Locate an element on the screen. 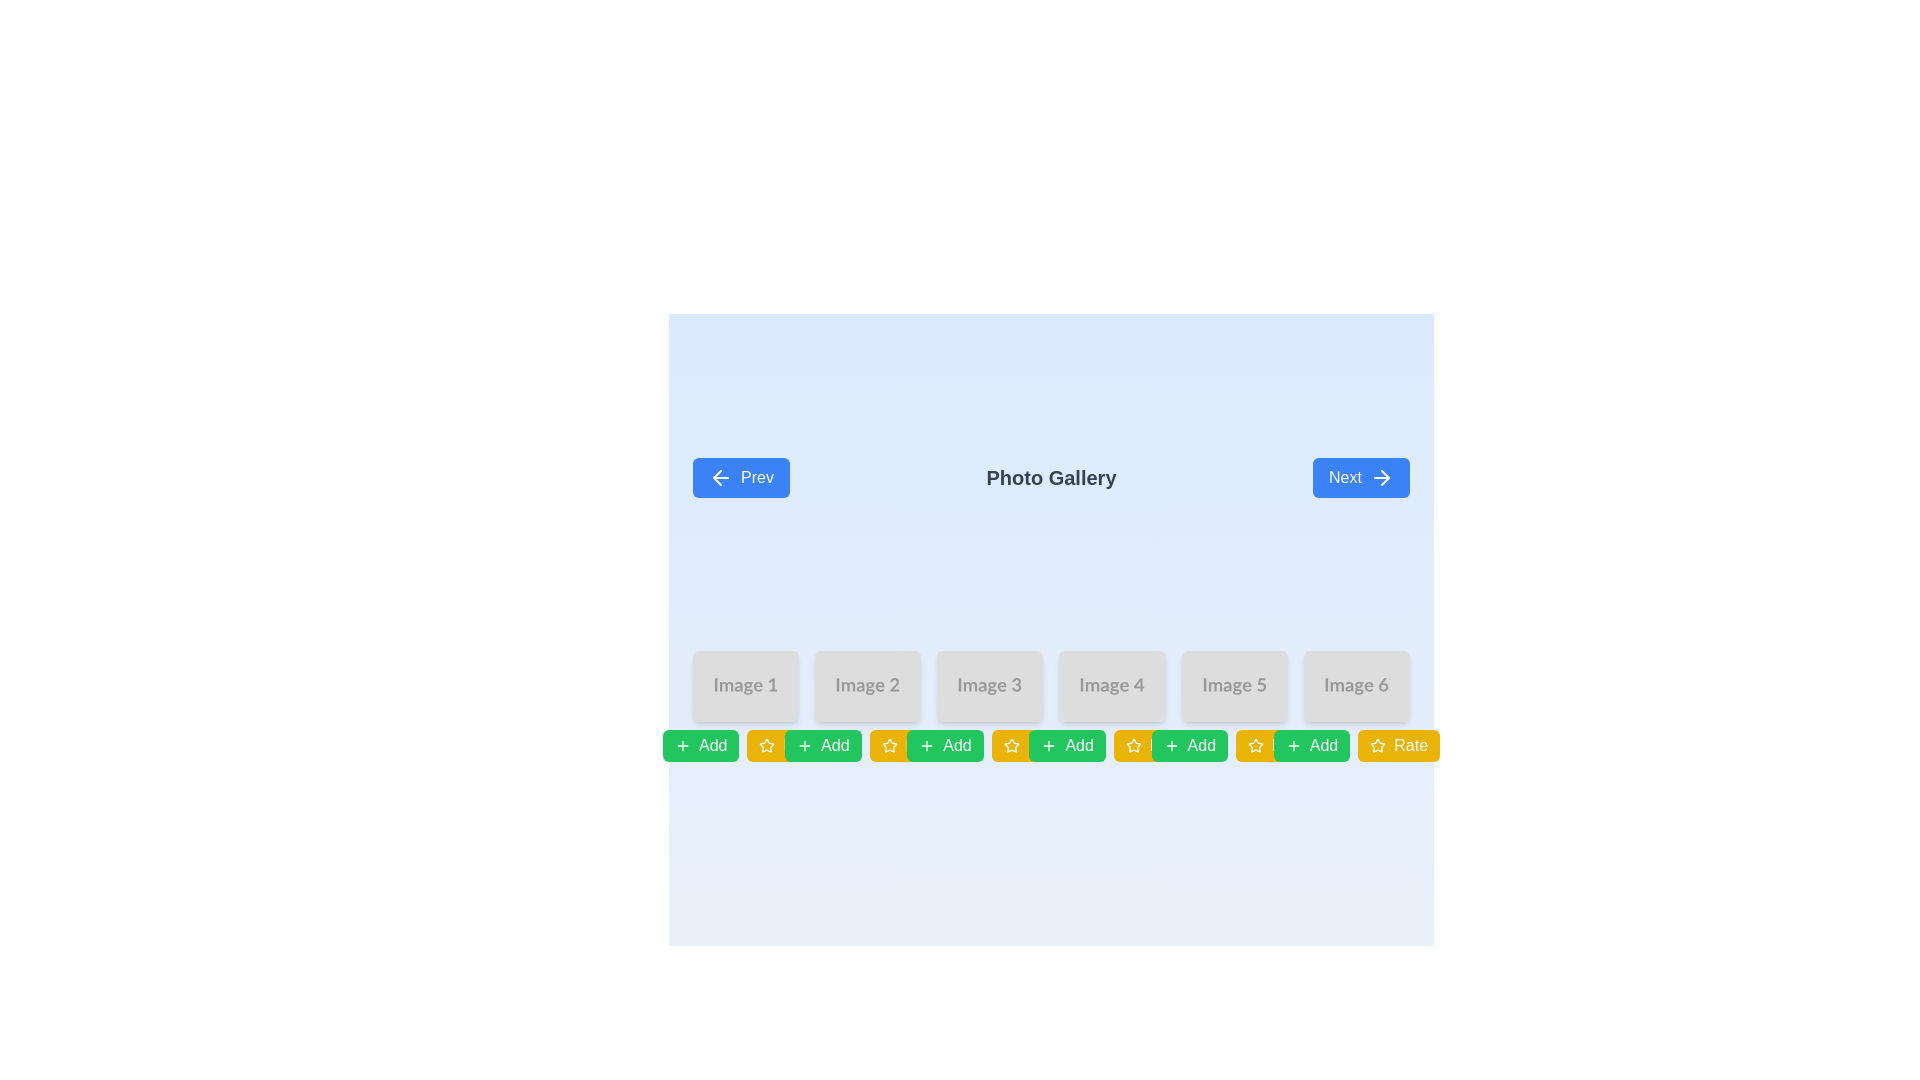 The height and width of the screenshot is (1080, 1920). the '+' icon embedded in the 'Add' button with a green background, located beneath the 'Image 4' label is located at coordinates (1048, 745).